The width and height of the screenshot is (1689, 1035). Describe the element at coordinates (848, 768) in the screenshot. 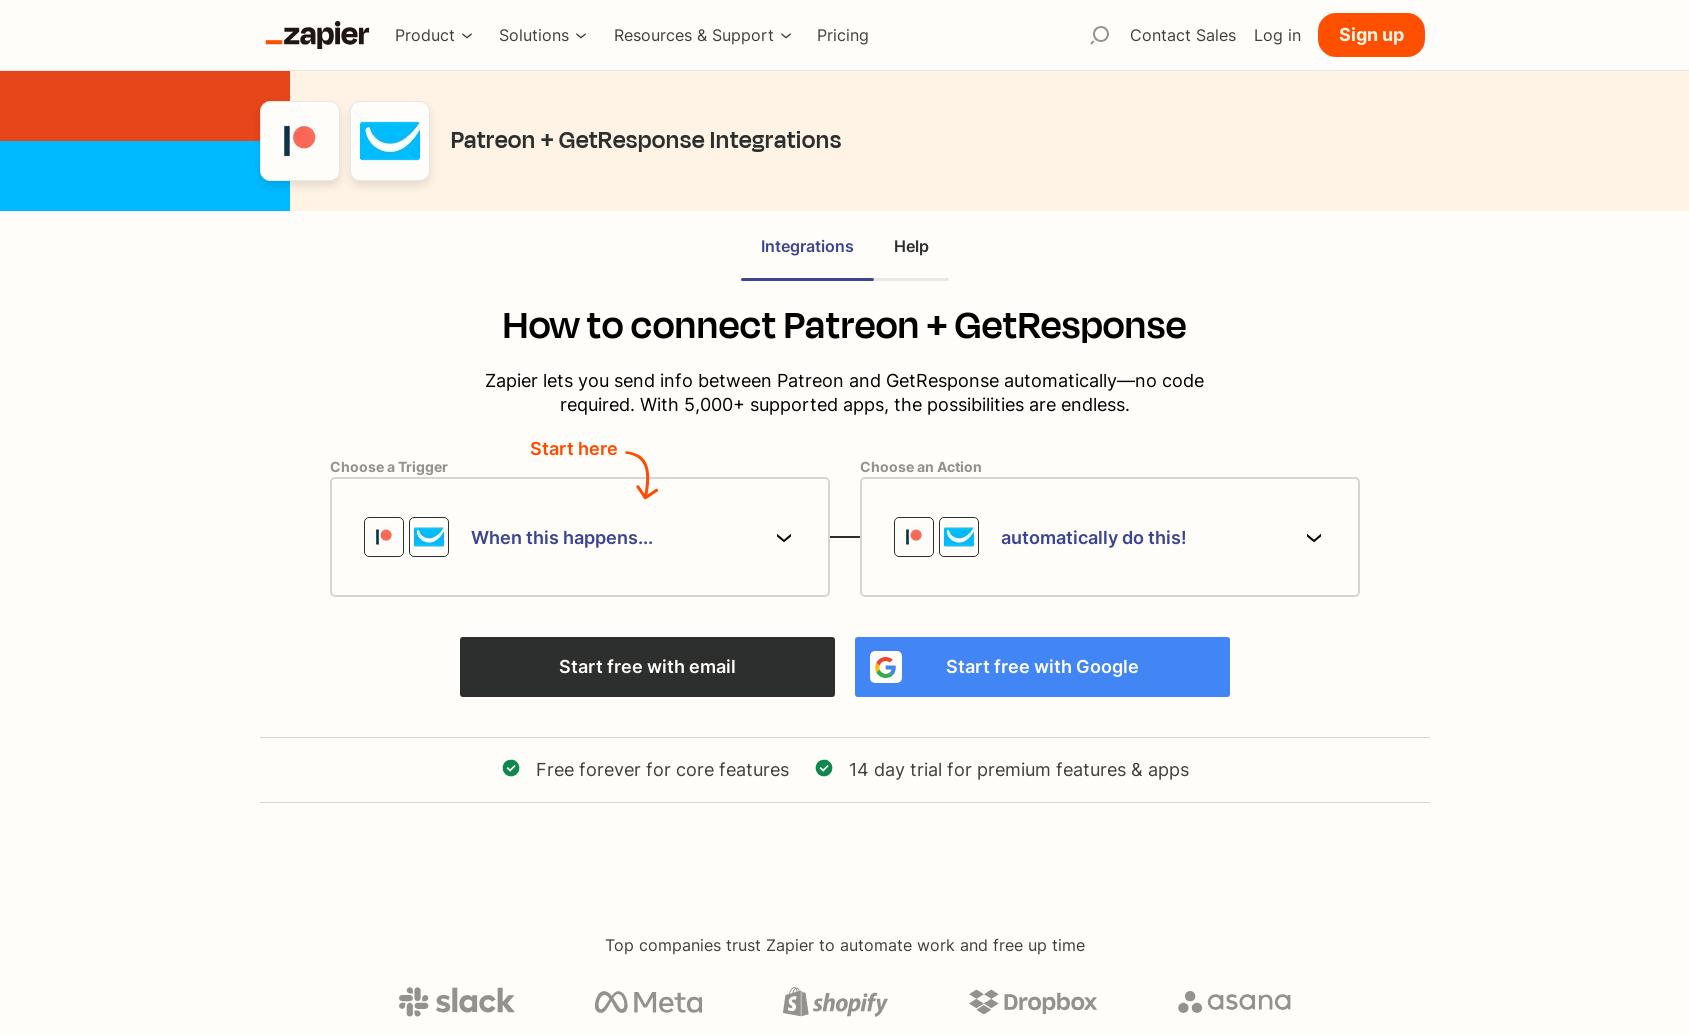

I see `'14 day trial'` at that location.